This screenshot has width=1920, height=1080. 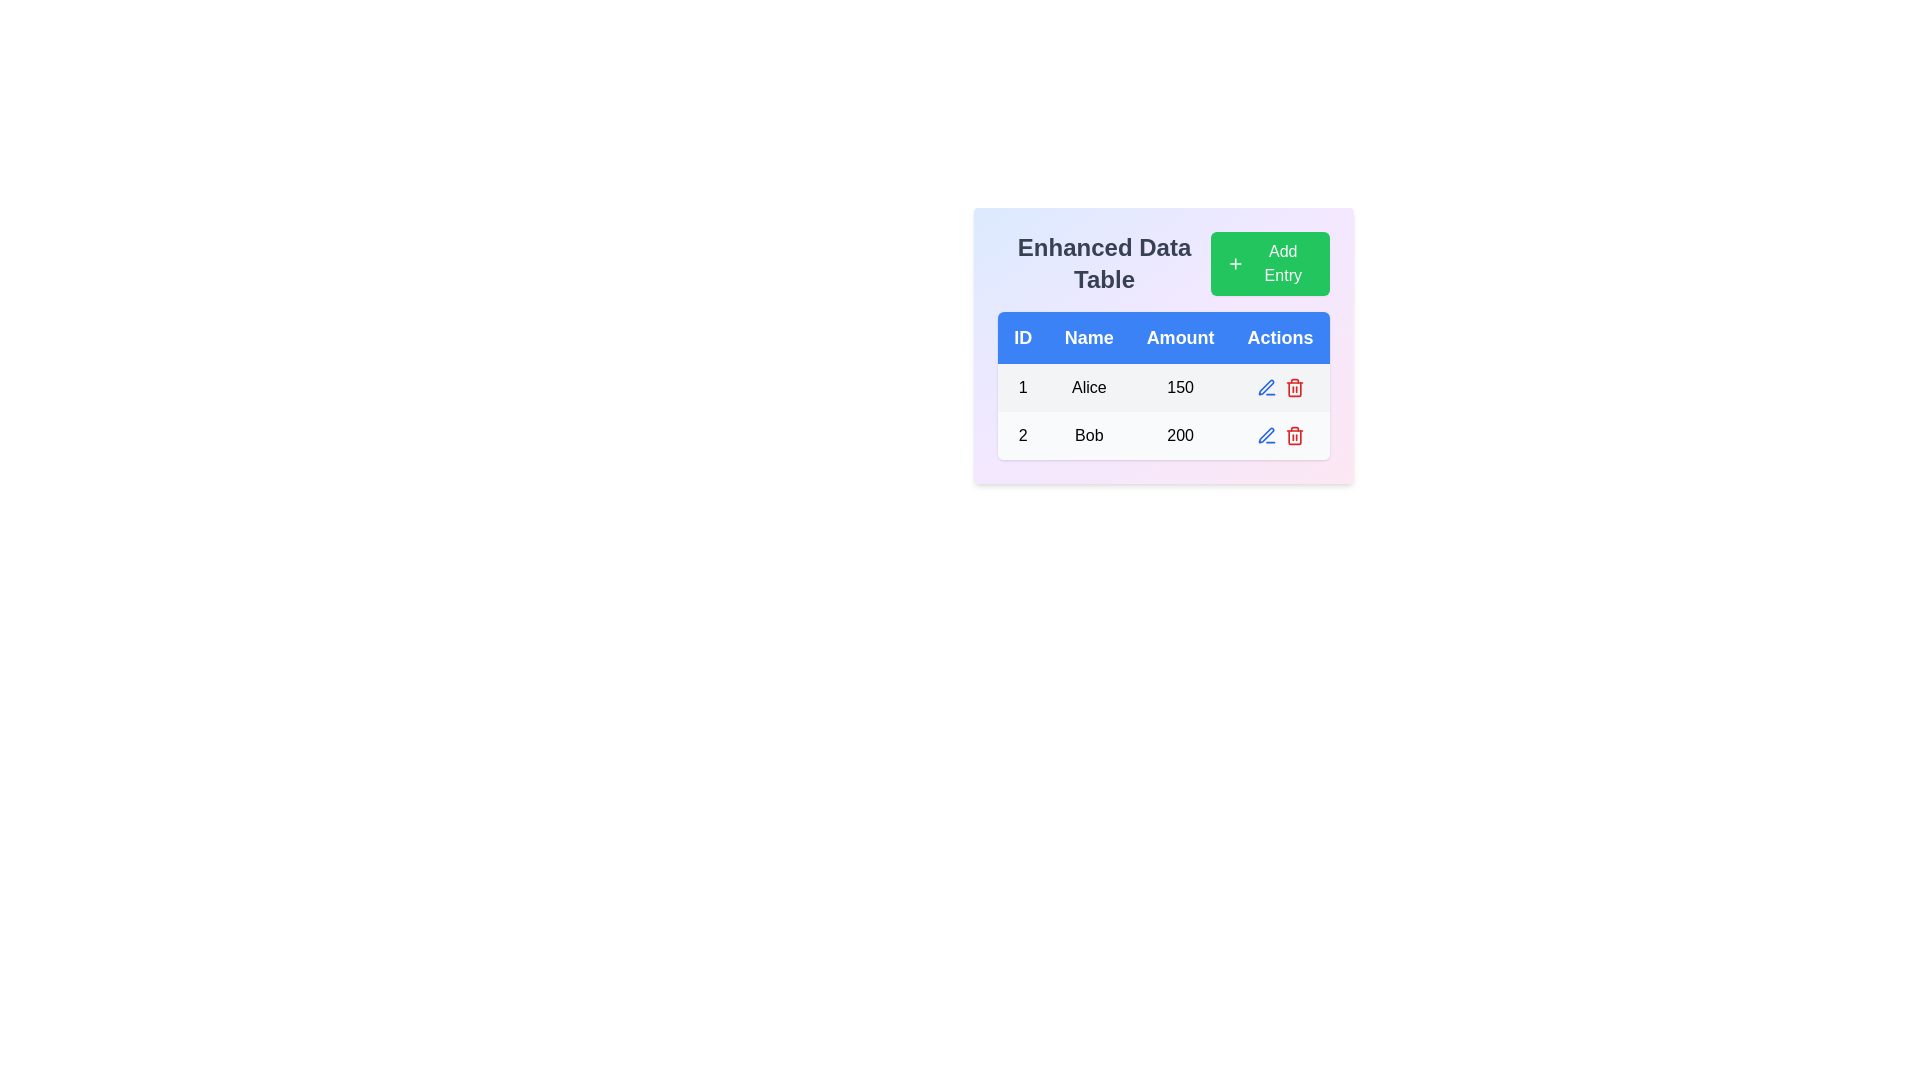 I want to click on the decorative 'add' icon located to the left of the 'Add Entry' button at the top right of the interface, so click(x=1234, y=262).